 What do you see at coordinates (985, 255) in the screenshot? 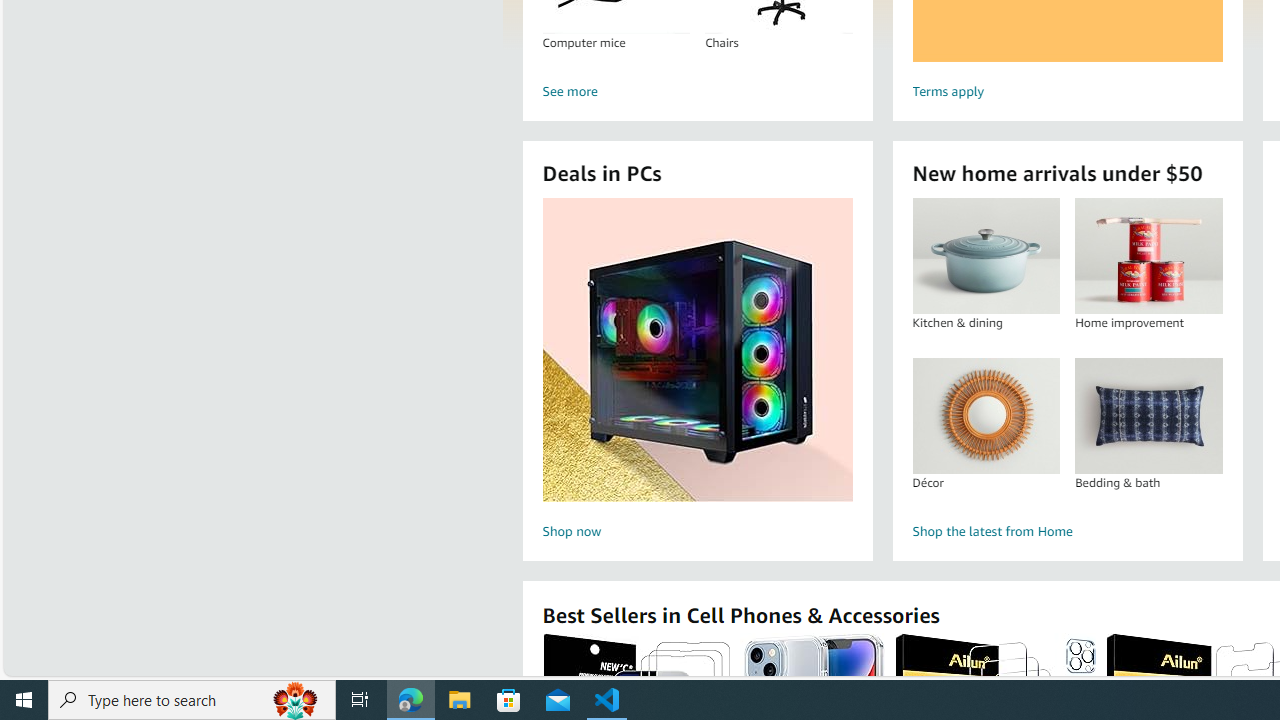
I see `'Kitchen & dining'` at bounding box center [985, 255].